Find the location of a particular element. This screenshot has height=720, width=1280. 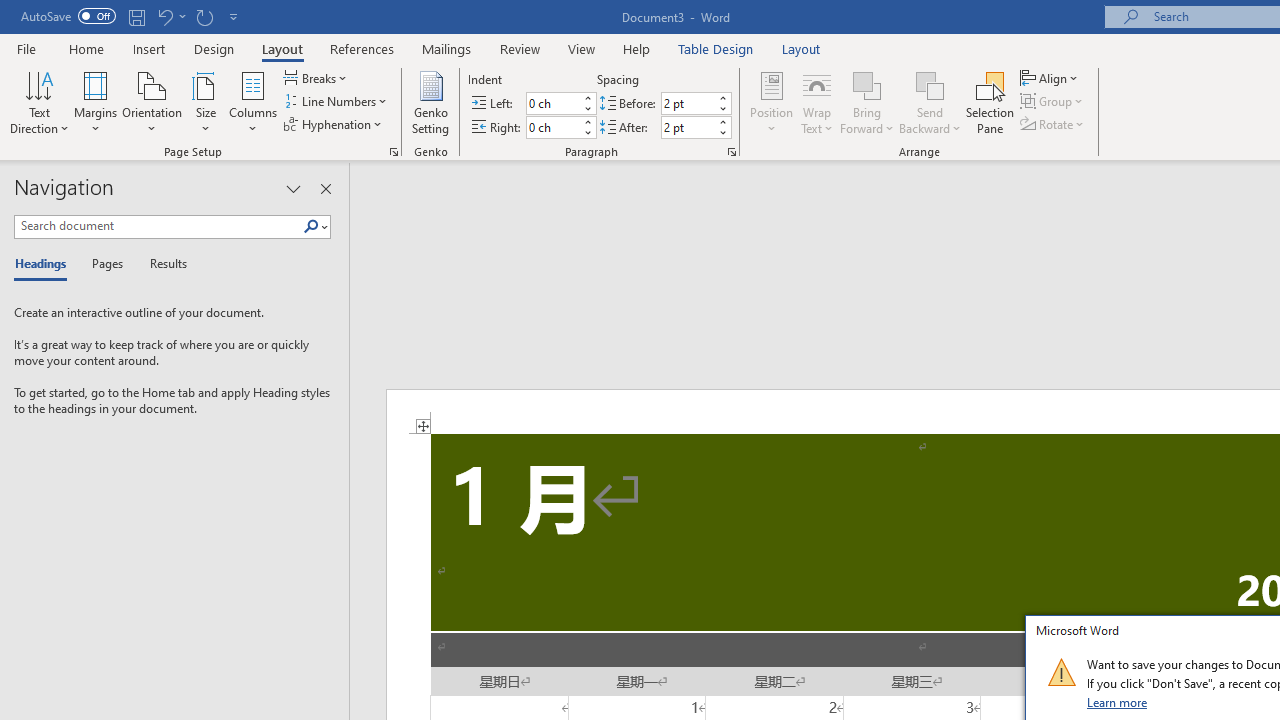

'Class: NetUIImage' is located at coordinates (1060, 672).